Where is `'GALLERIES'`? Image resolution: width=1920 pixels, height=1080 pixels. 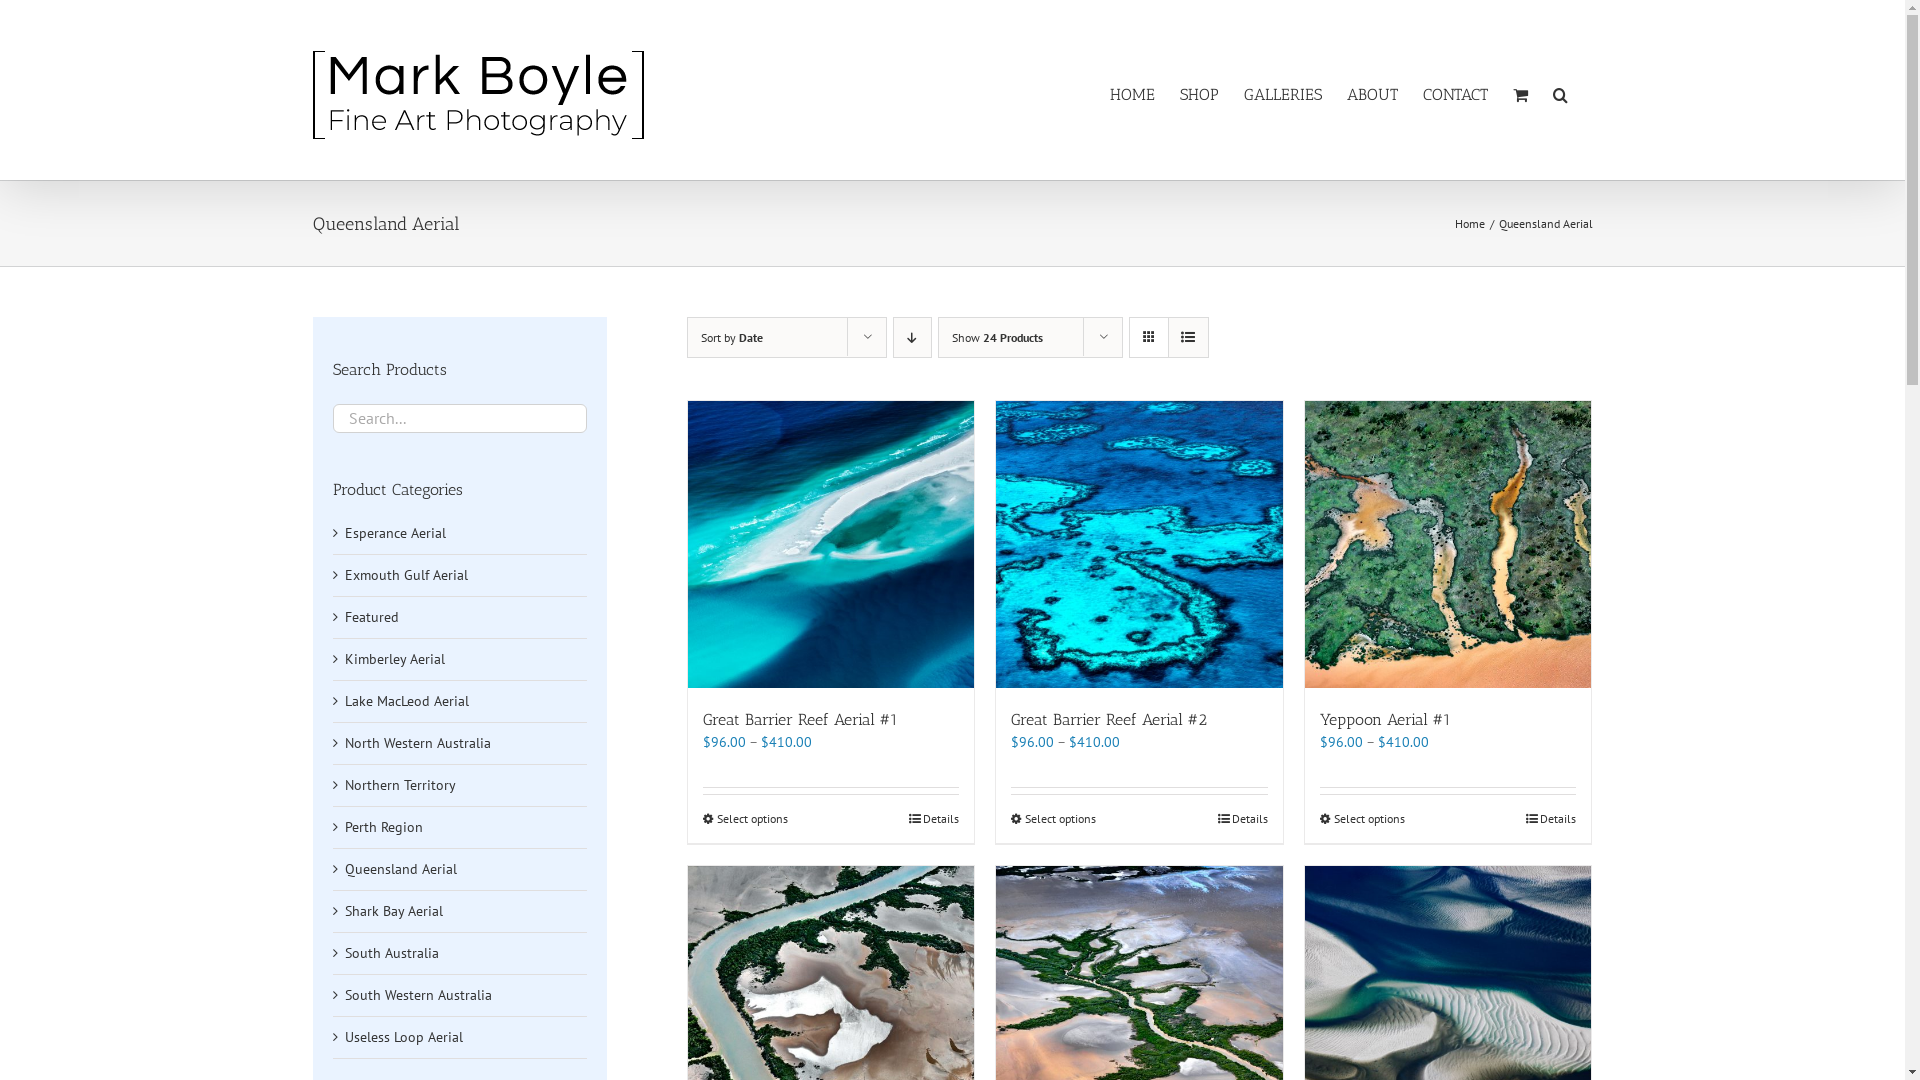 'GALLERIES' is located at coordinates (1282, 95).